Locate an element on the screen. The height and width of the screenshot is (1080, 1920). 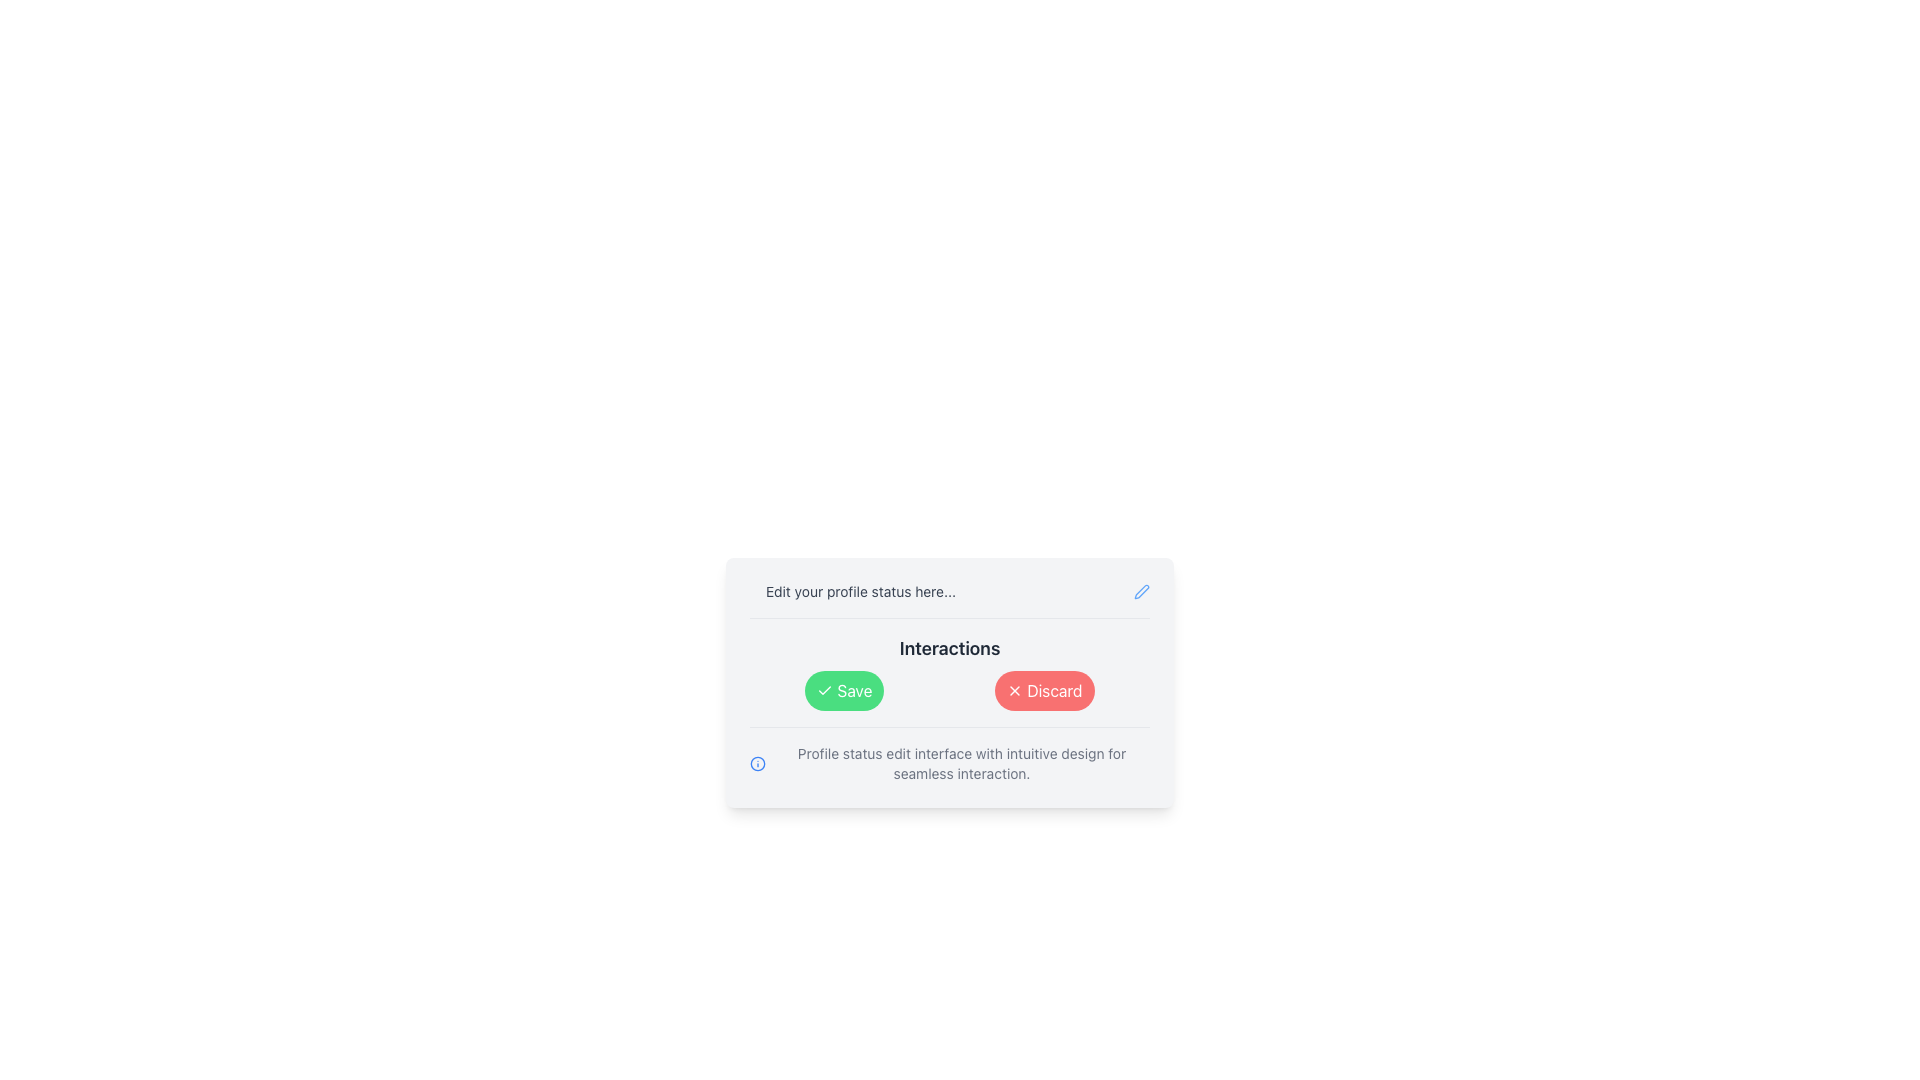
the informational text 'Profile status edit interface with intuitive design for seamless interaction.' located below the 'Save' and 'Discard' buttons to read the description is located at coordinates (949, 755).